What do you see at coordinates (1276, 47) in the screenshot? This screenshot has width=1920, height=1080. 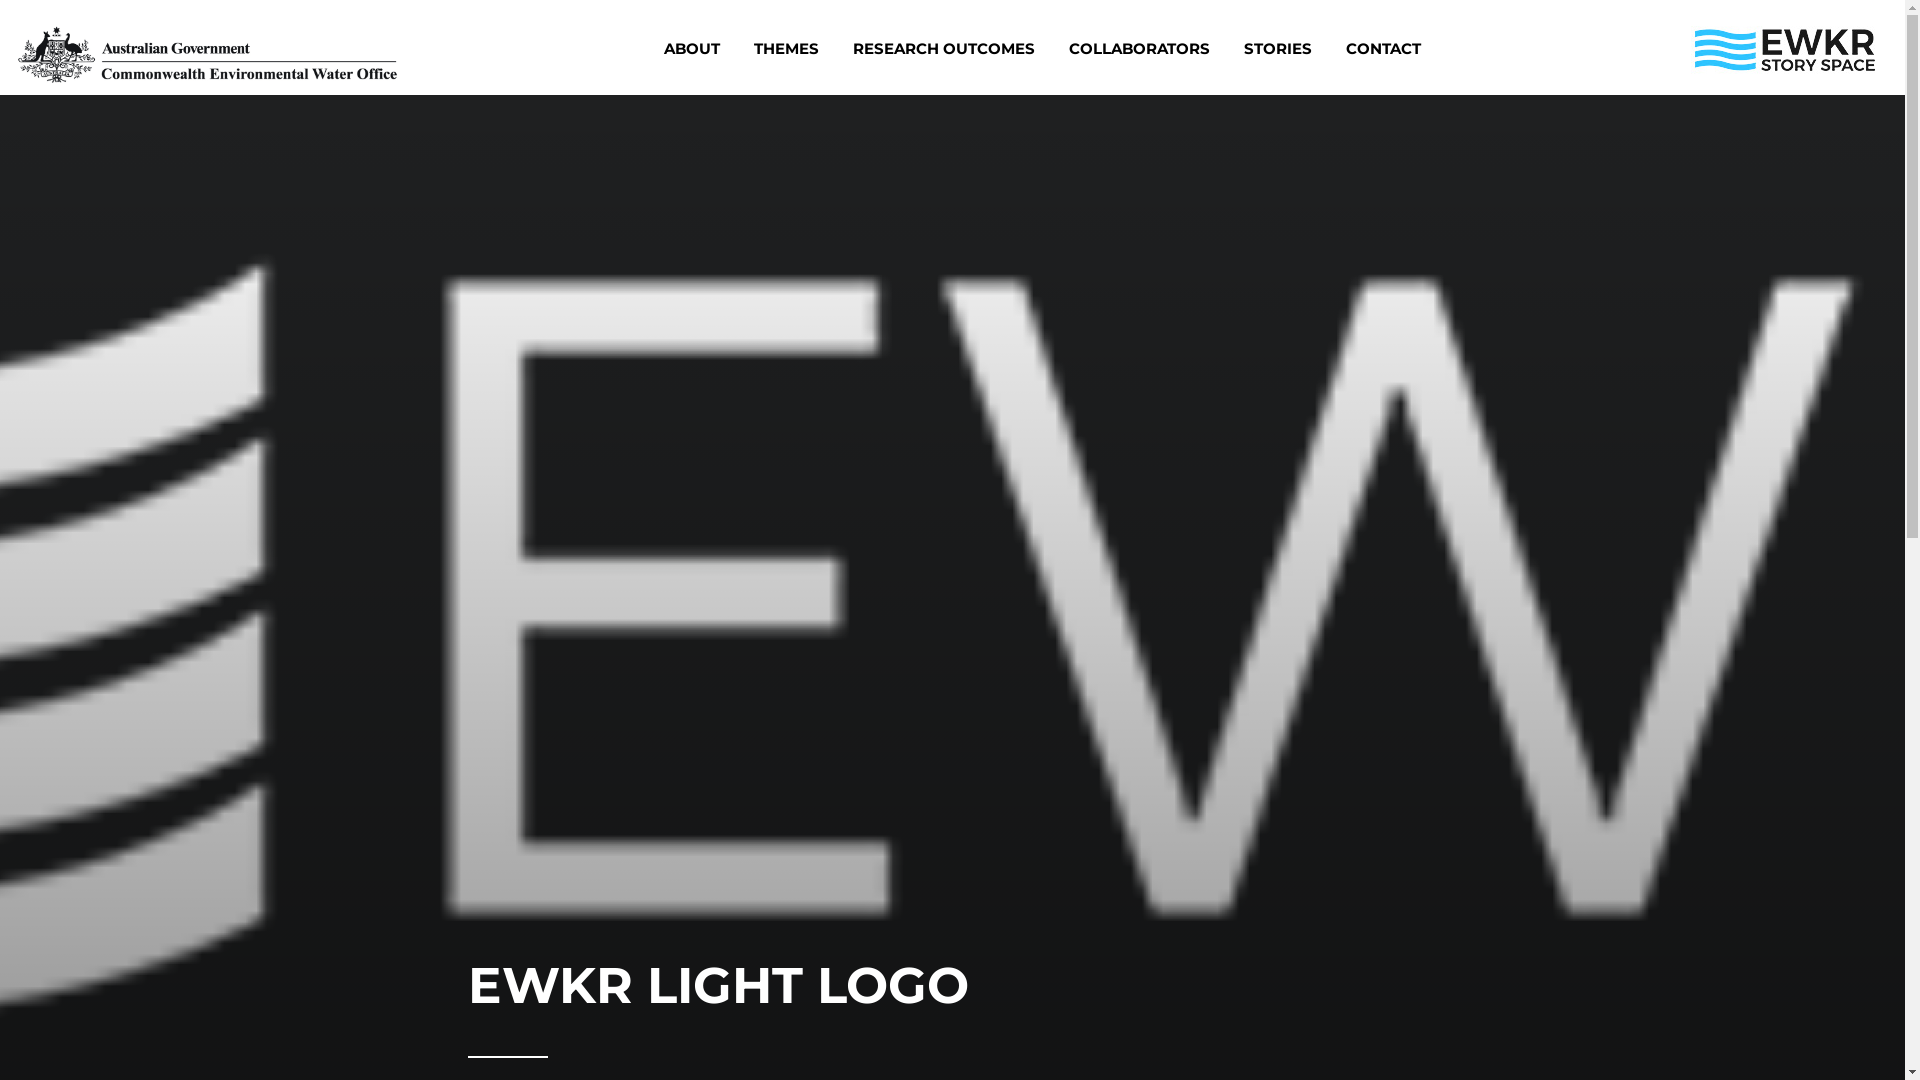 I see `'STORIES'` at bounding box center [1276, 47].